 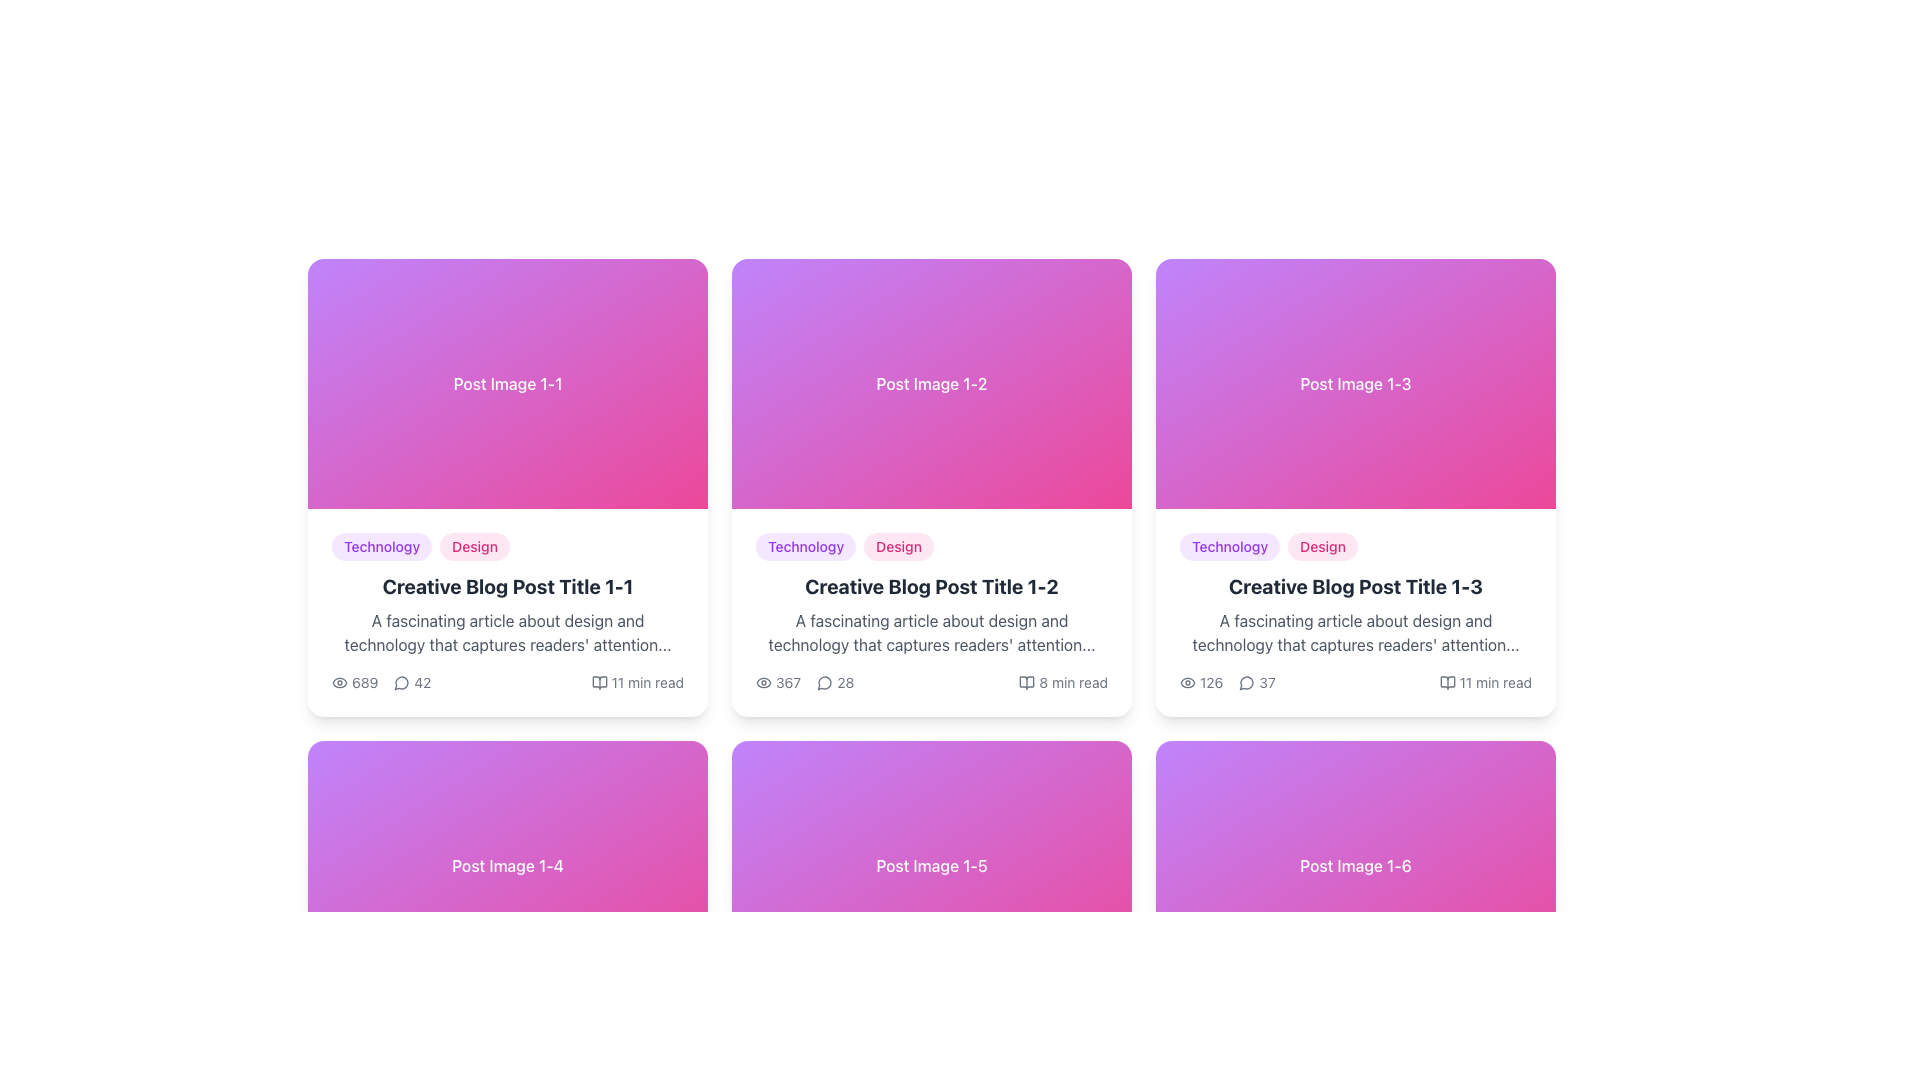 What do you see at coordinates (1356, 681) in the screenshot?
I see `the Informational Section located at the bottom of the third card from the left in the grid layout for more data` at bounding box center [1356, 681].